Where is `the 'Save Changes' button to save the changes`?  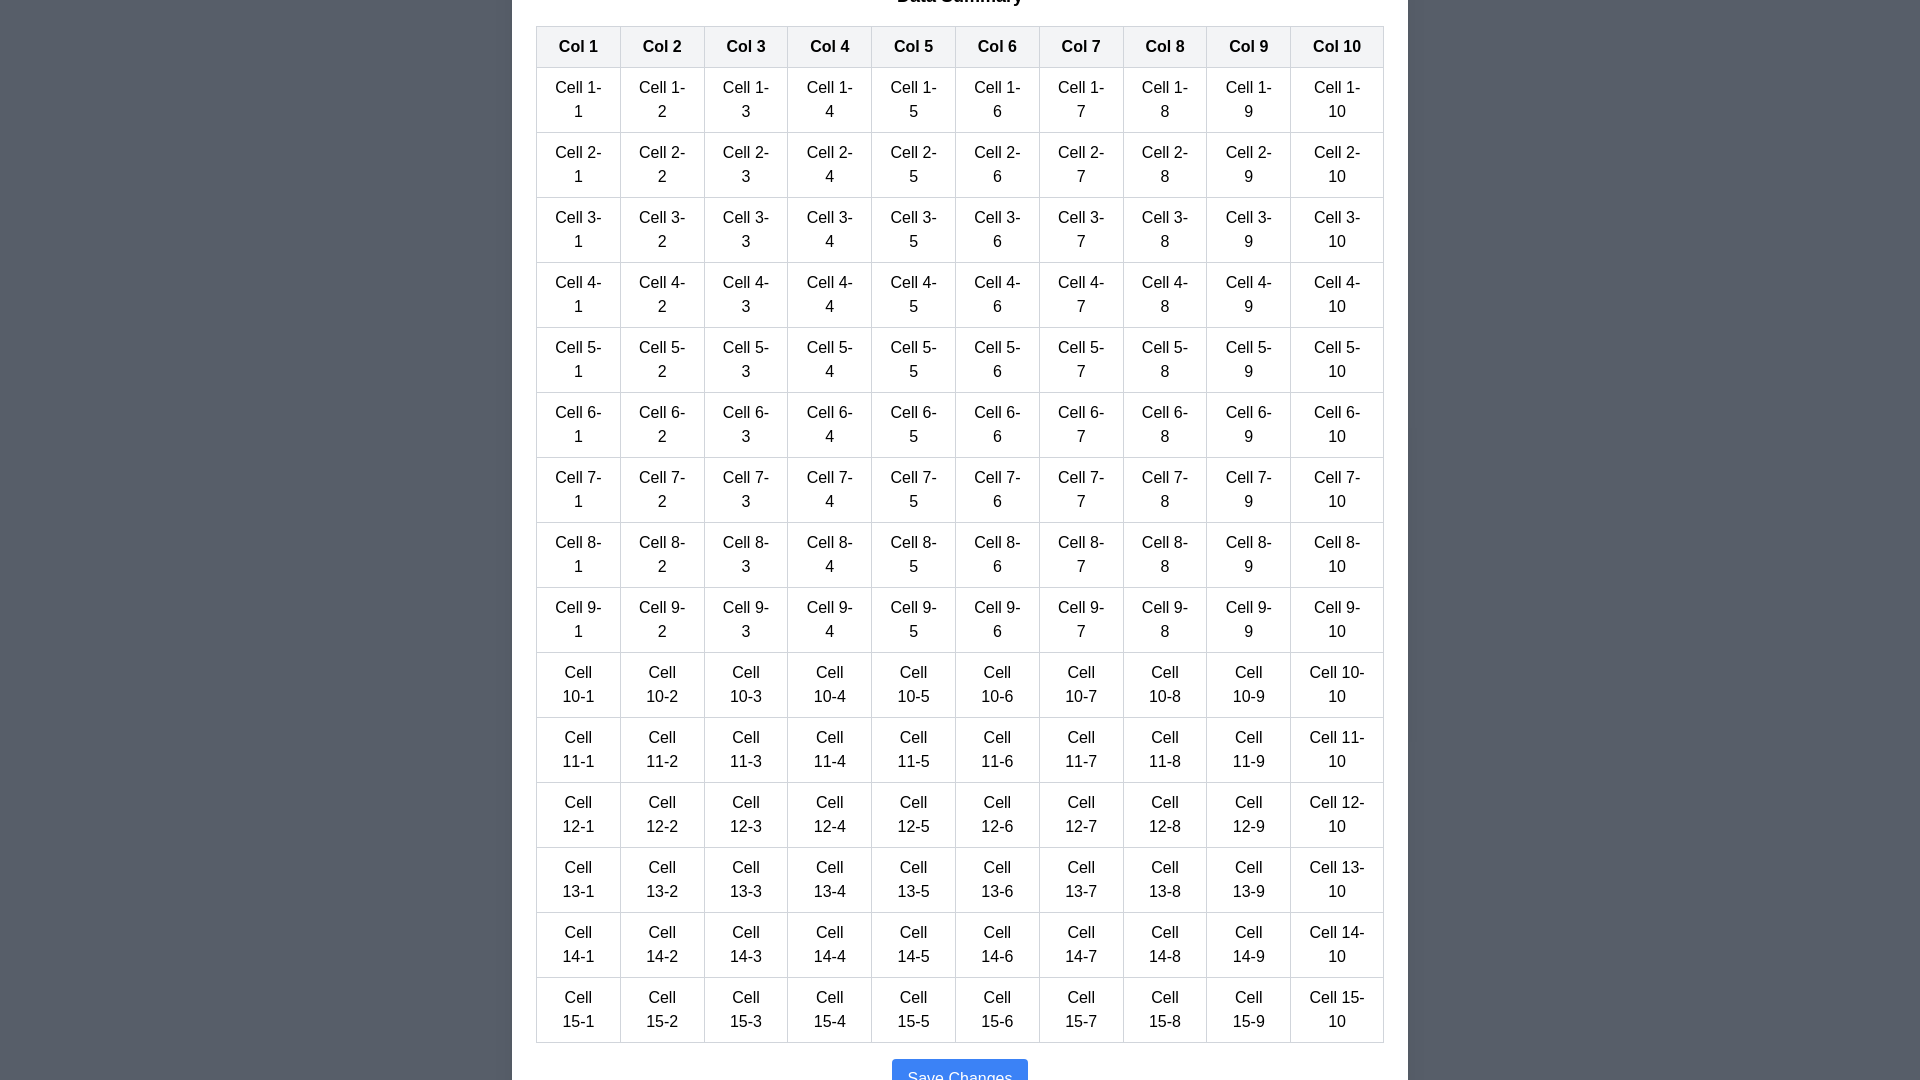 the 'Save Changes' button to save the changes is located at coordinates (960, 1077).